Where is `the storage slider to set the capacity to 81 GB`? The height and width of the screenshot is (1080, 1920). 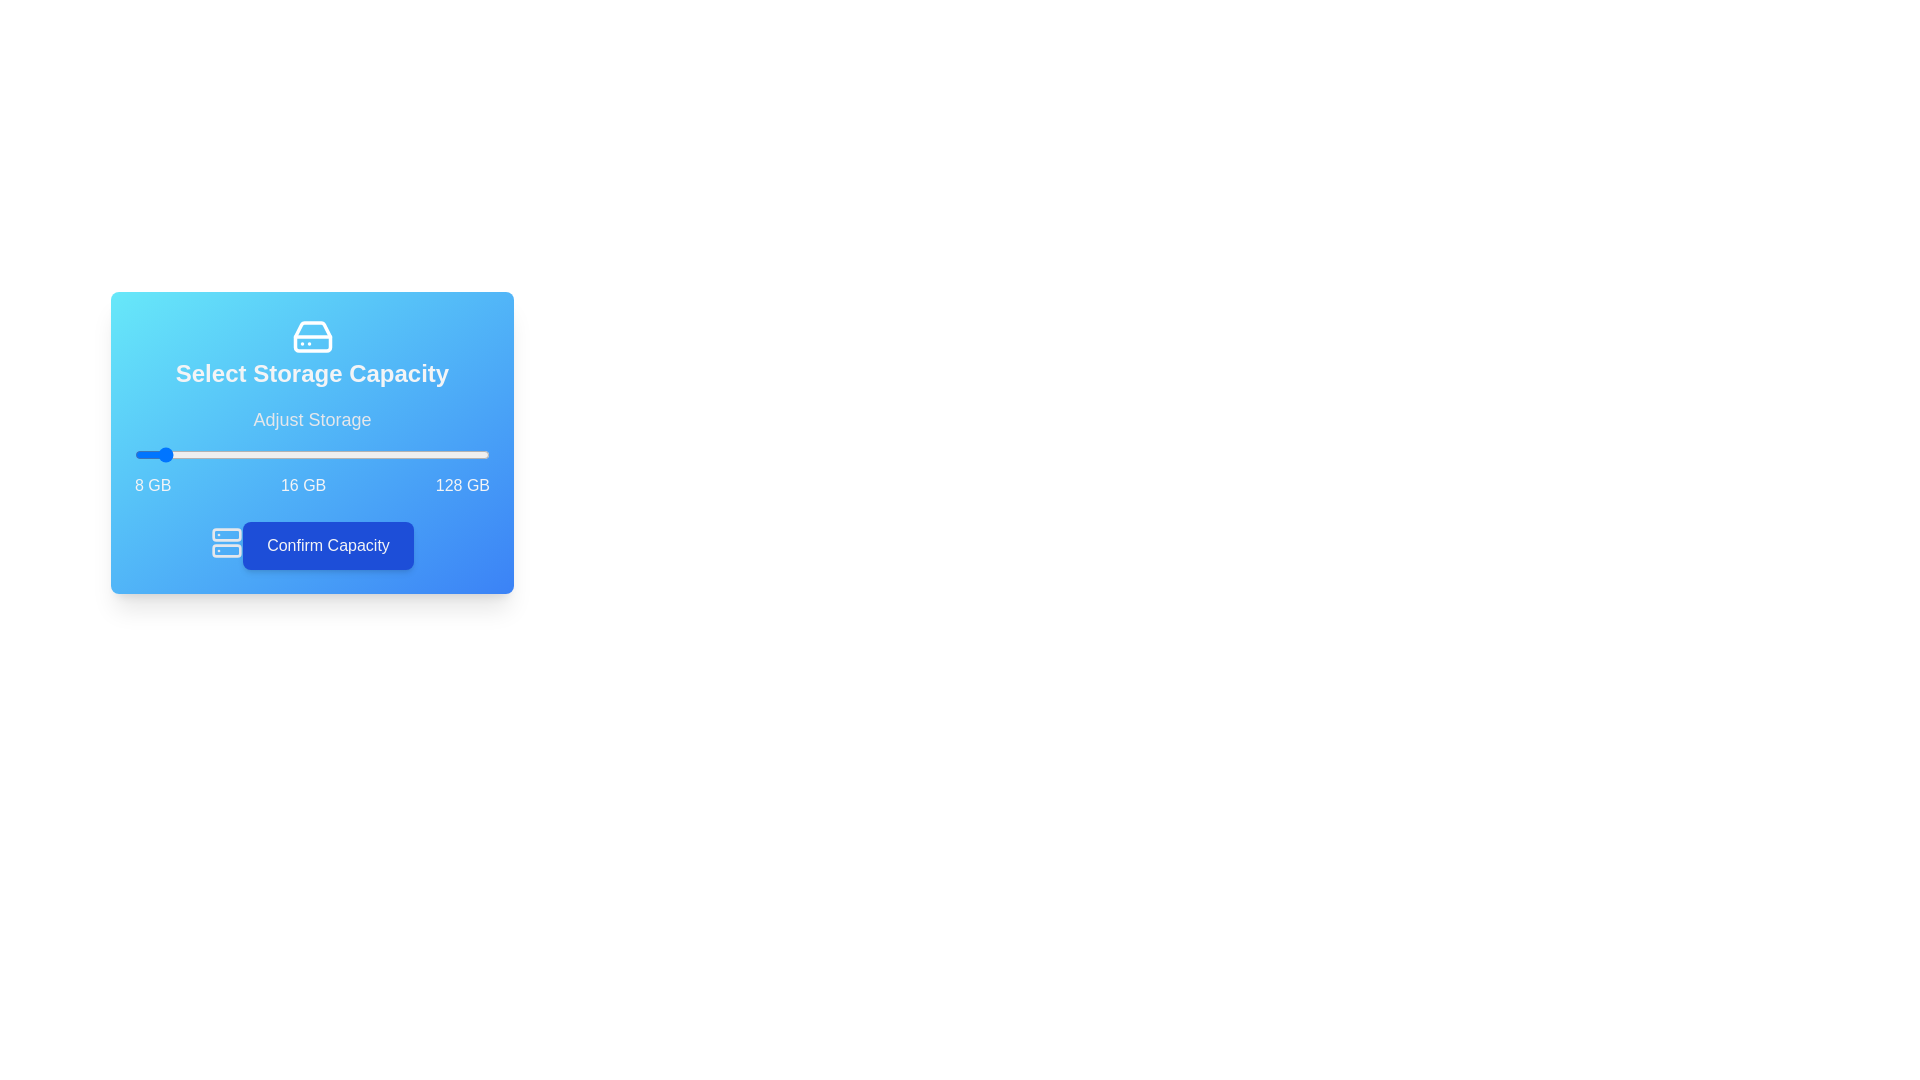 the storage slider to set the capacity to 81 GB is located at coordinates (350, 455).